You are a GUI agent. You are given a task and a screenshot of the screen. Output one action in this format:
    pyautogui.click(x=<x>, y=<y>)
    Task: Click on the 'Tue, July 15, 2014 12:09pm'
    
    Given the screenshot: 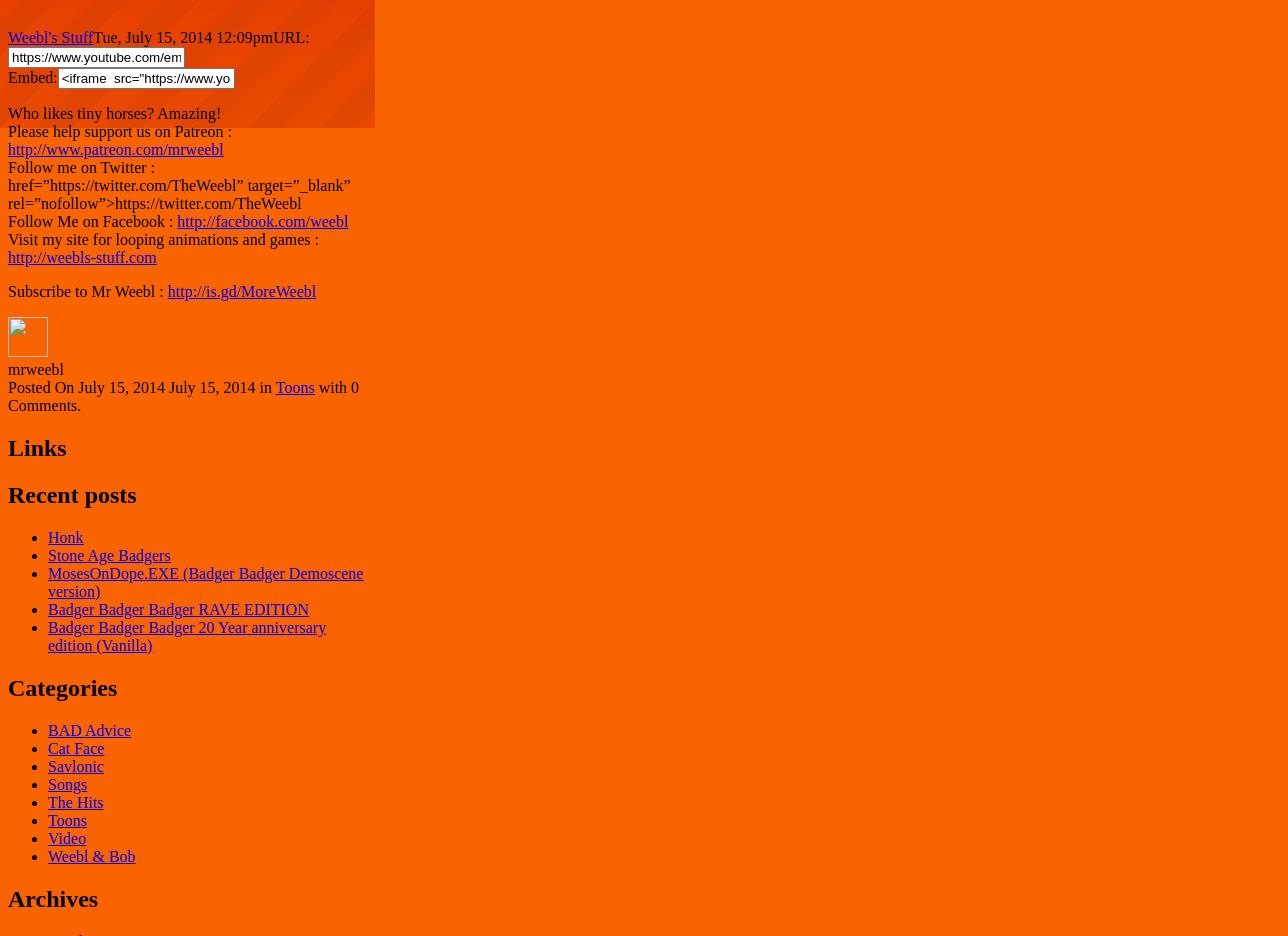 What is the action you would take?
    pyautogui.click(x=183, y=36)
    